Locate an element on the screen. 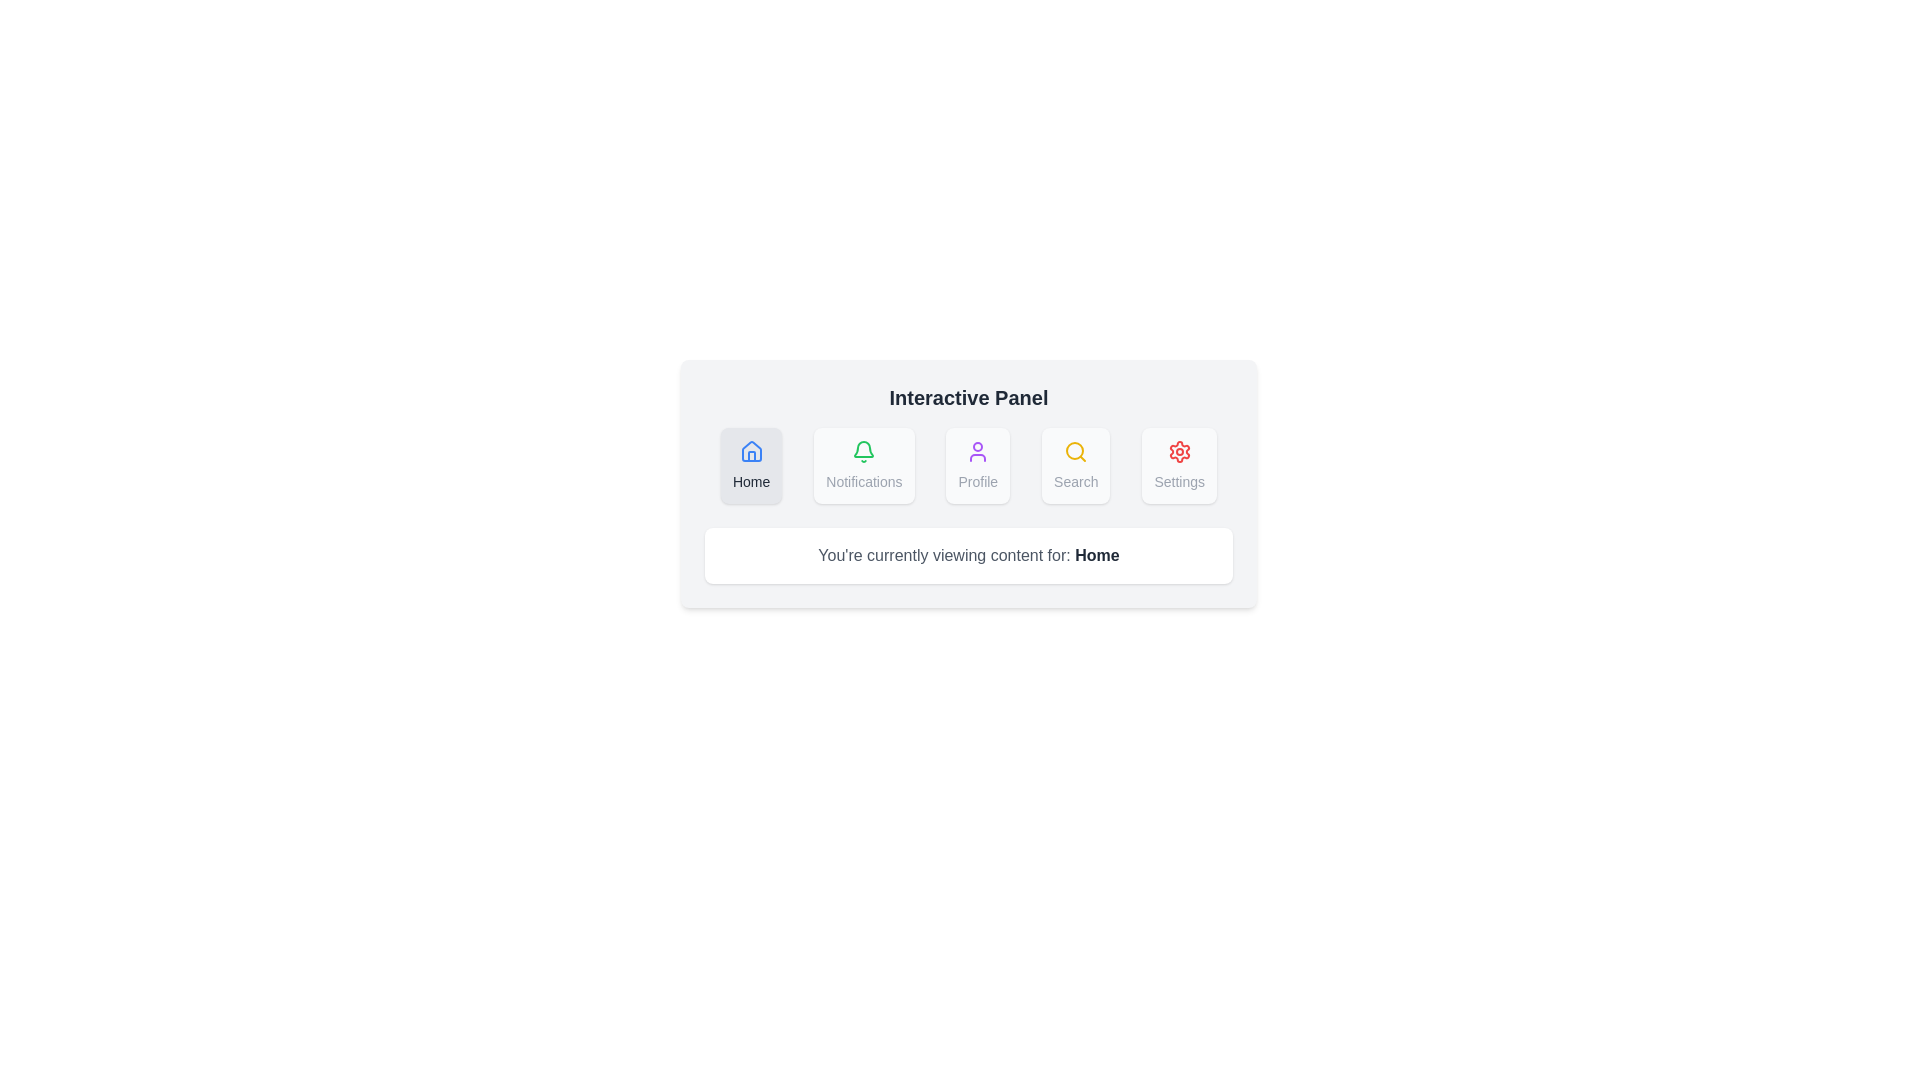 The width and height of the screenshot is (1920, 1080). the 'Home' text label, which indicates the purpose of the Home button in a horizontal menu, located at the center of the interface is located at coordinates (750, 482).